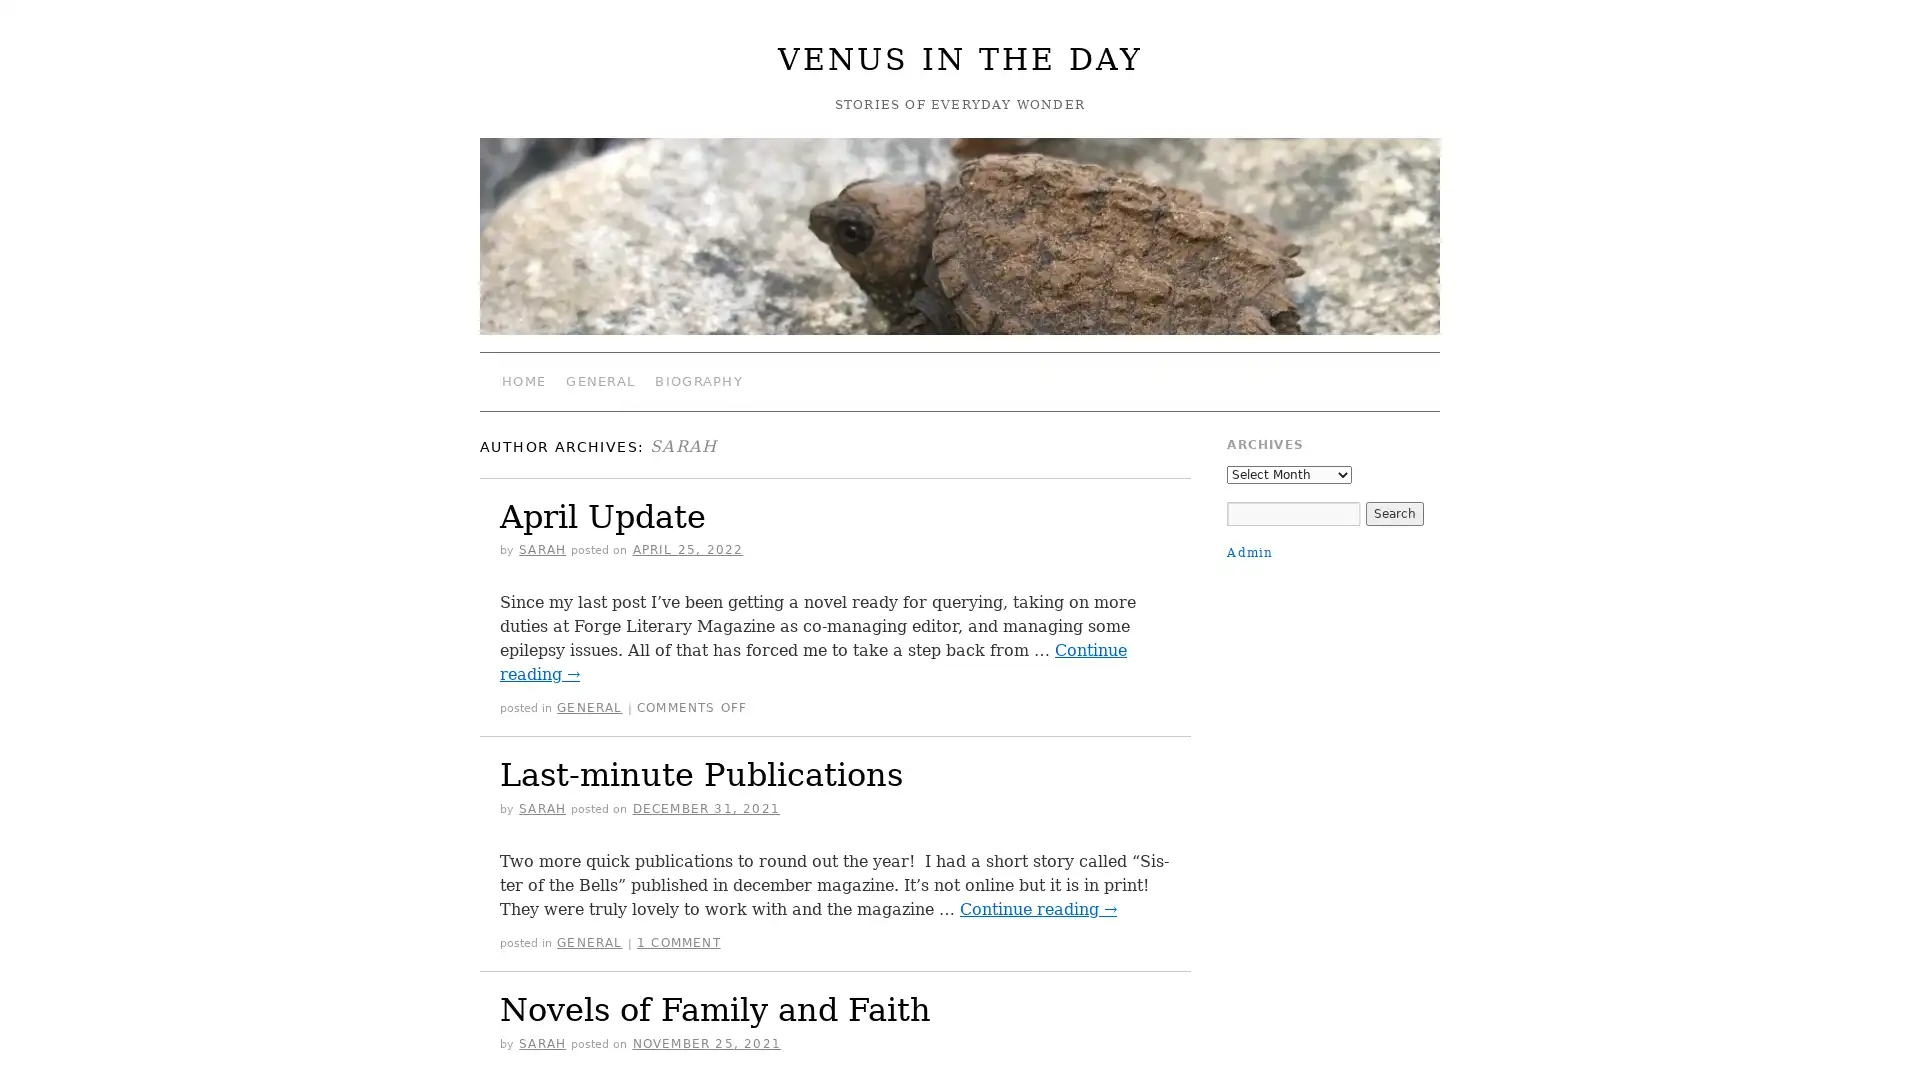 The image size is (1920, 1080). What do you see at coordinates (1392, 512) in the screenshot?
I see `Search` at bounding box center [1392, 512].